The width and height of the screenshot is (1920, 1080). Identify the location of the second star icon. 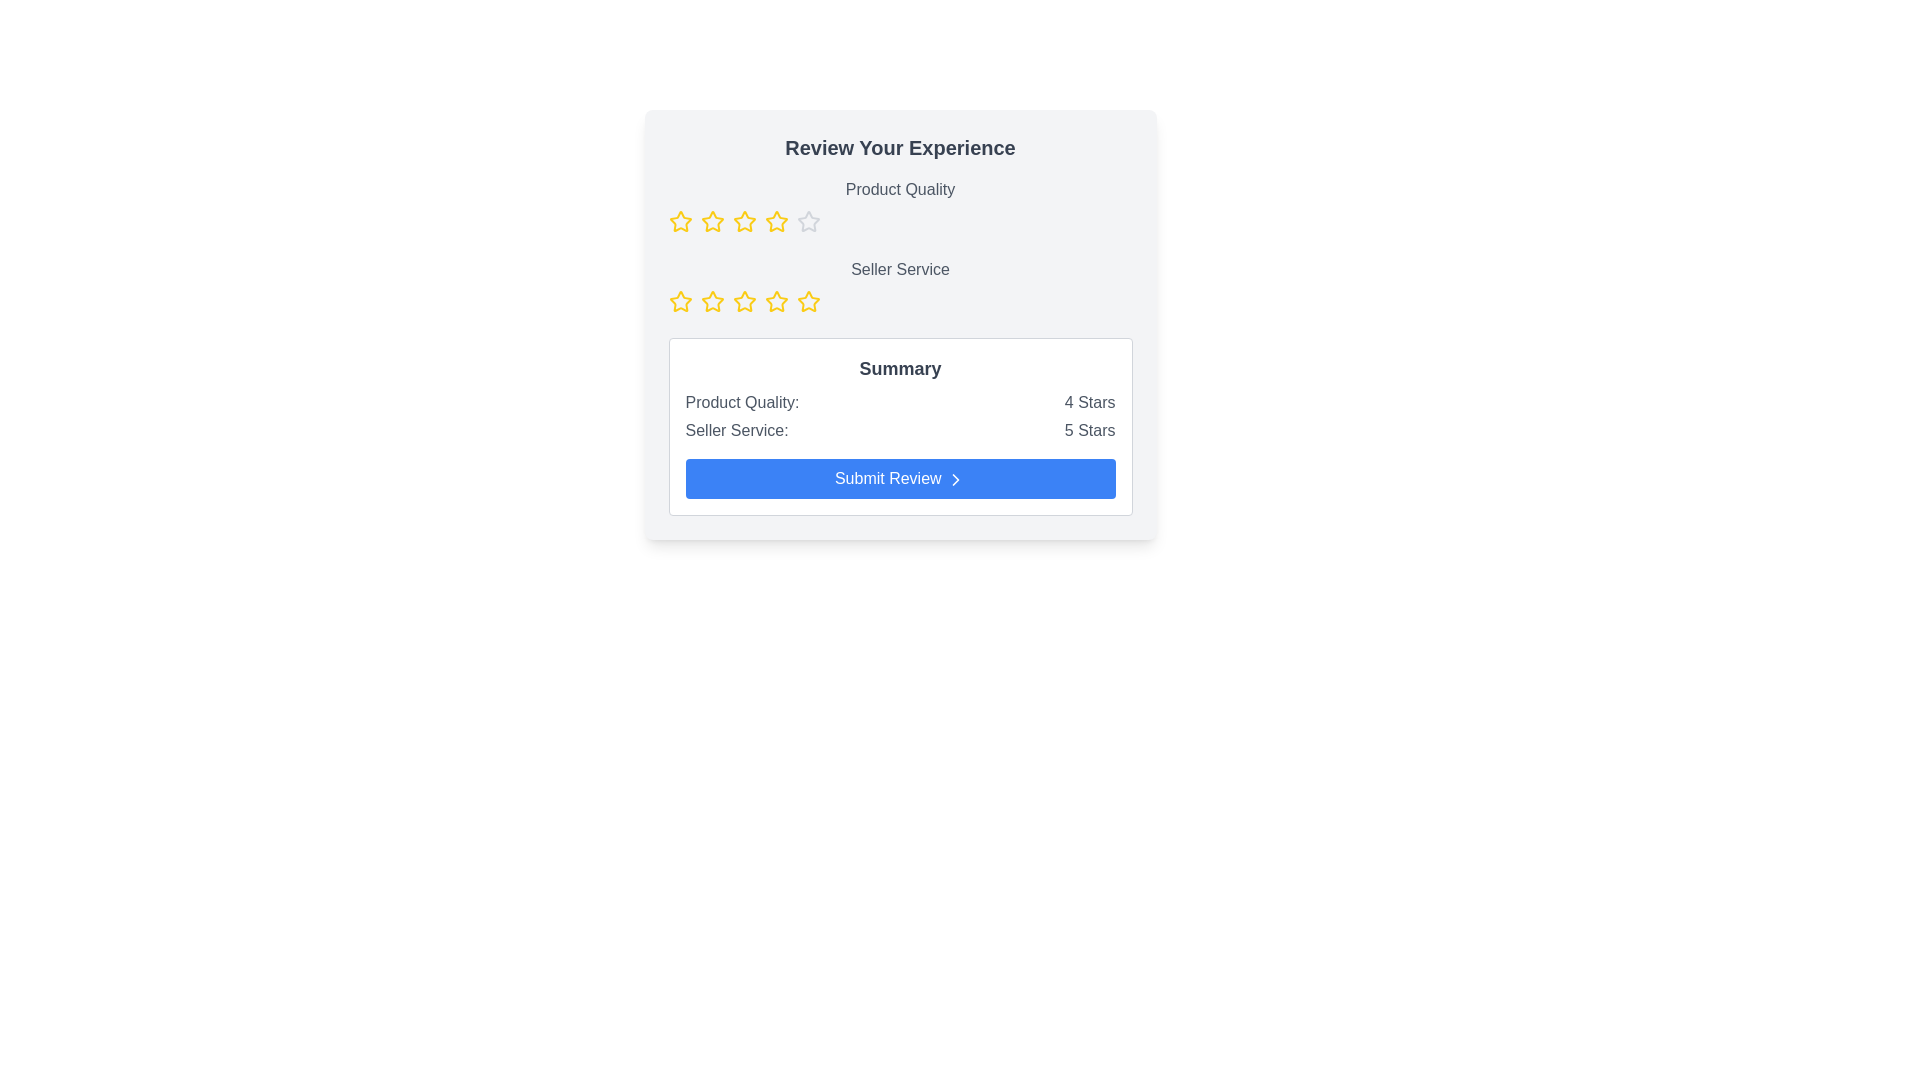
(680, 221).